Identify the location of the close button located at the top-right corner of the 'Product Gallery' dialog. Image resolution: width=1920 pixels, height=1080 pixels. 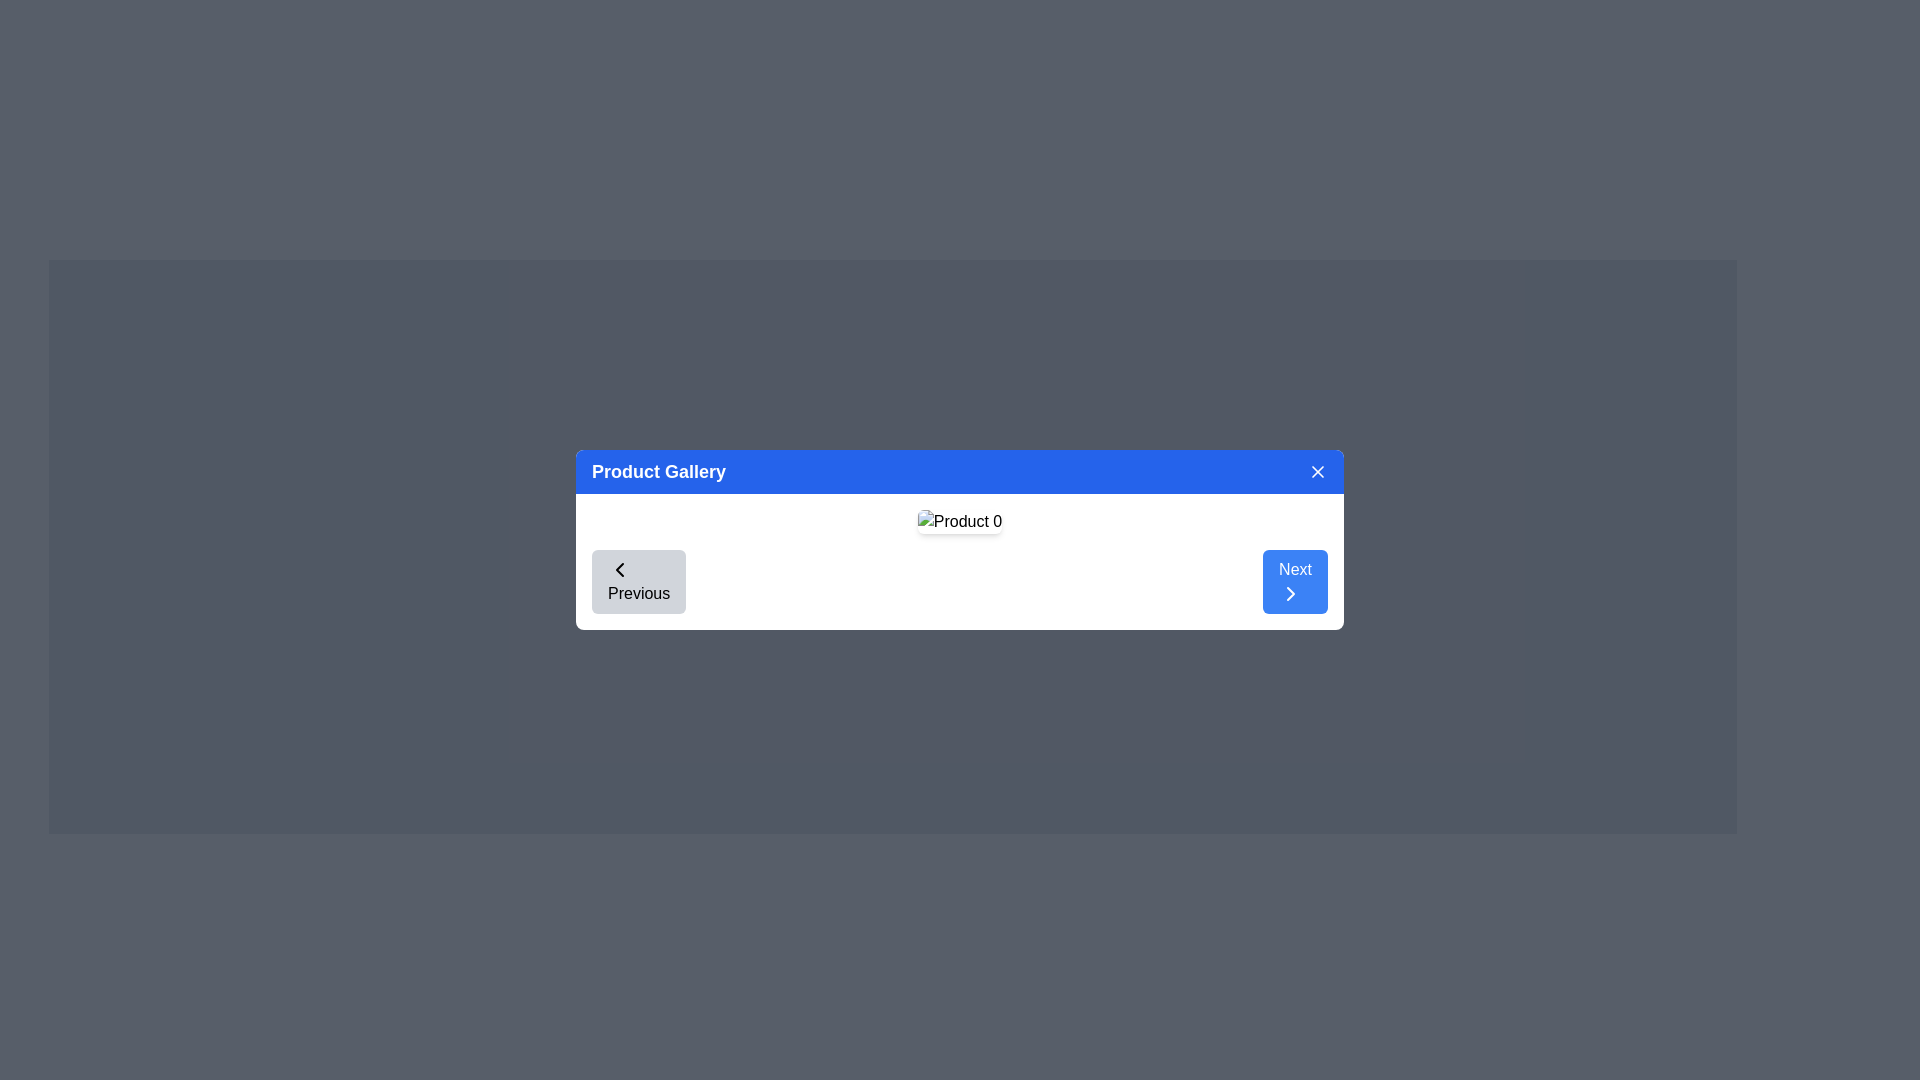
(1318, 471).